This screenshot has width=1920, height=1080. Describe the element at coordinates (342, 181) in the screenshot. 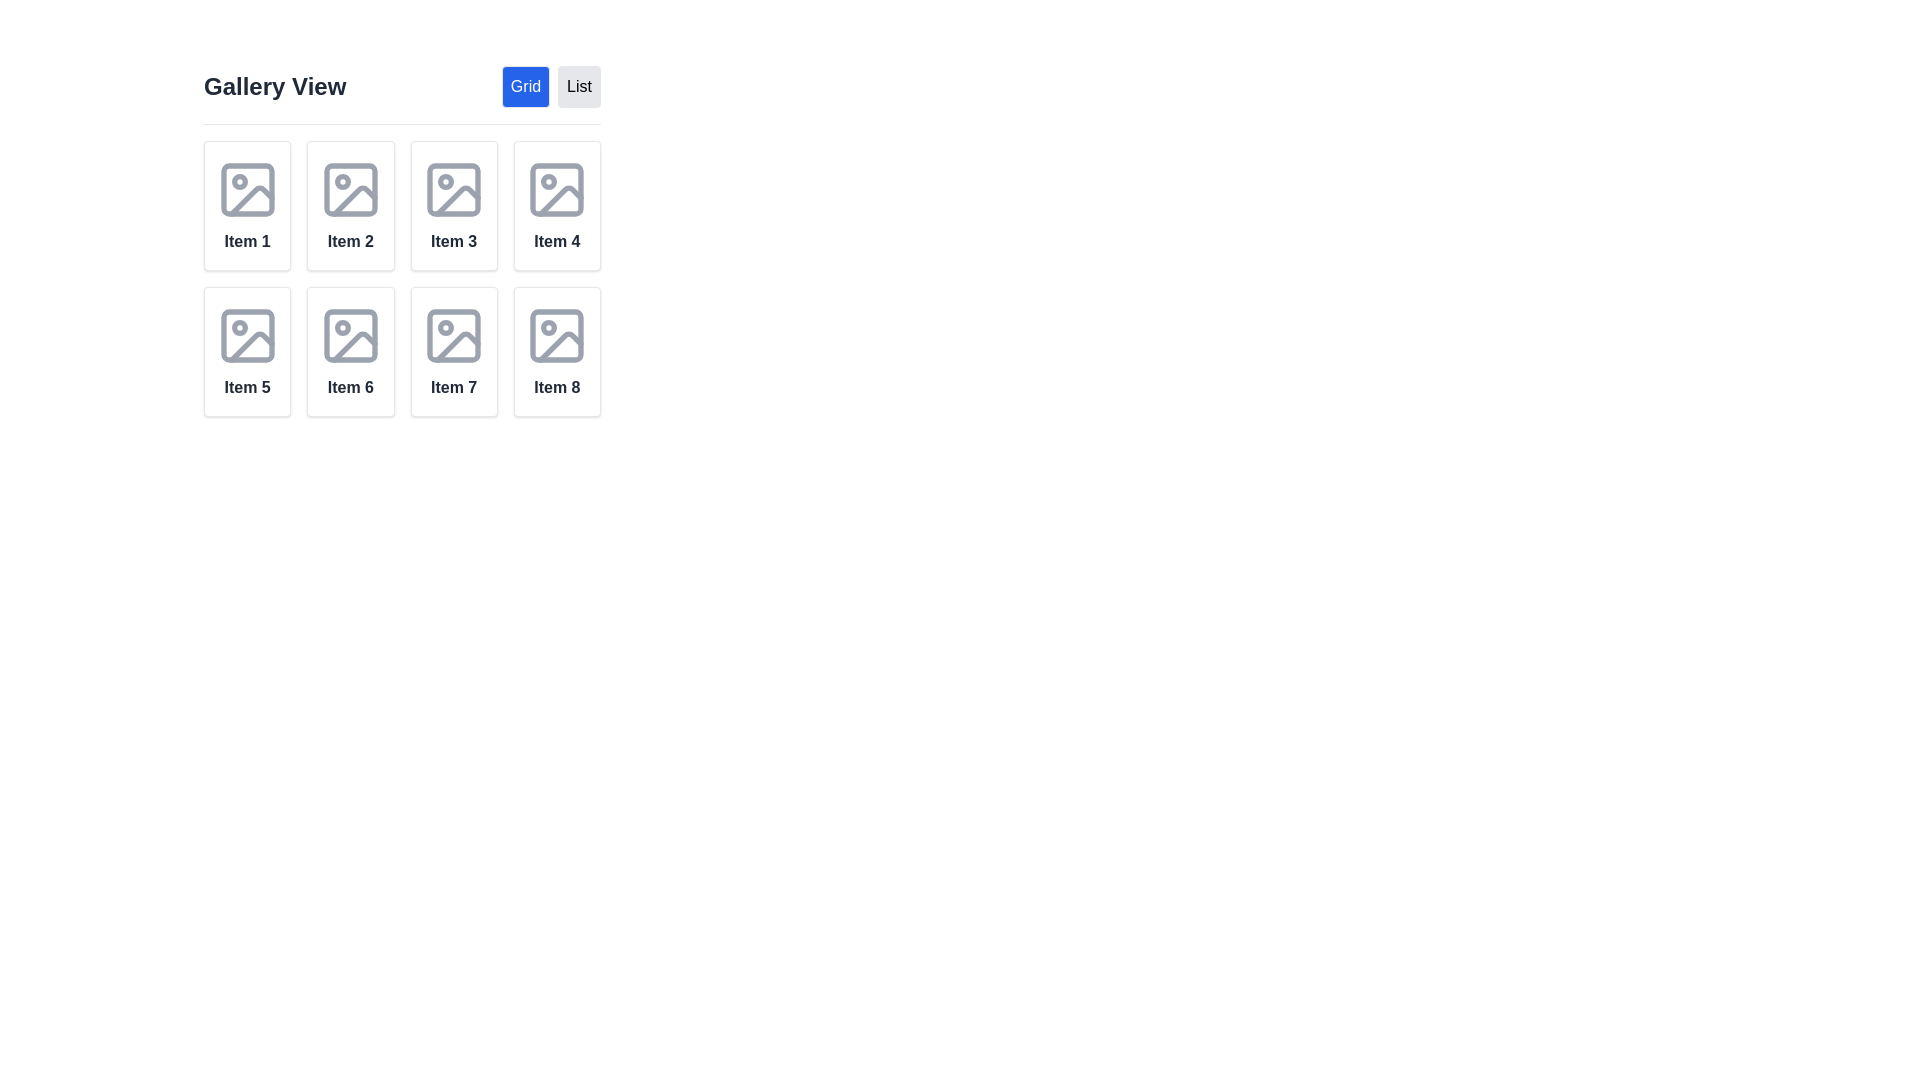

I see `the small circular shape that is centered within the larger icon in the second grid item of the gallery view` at that location.